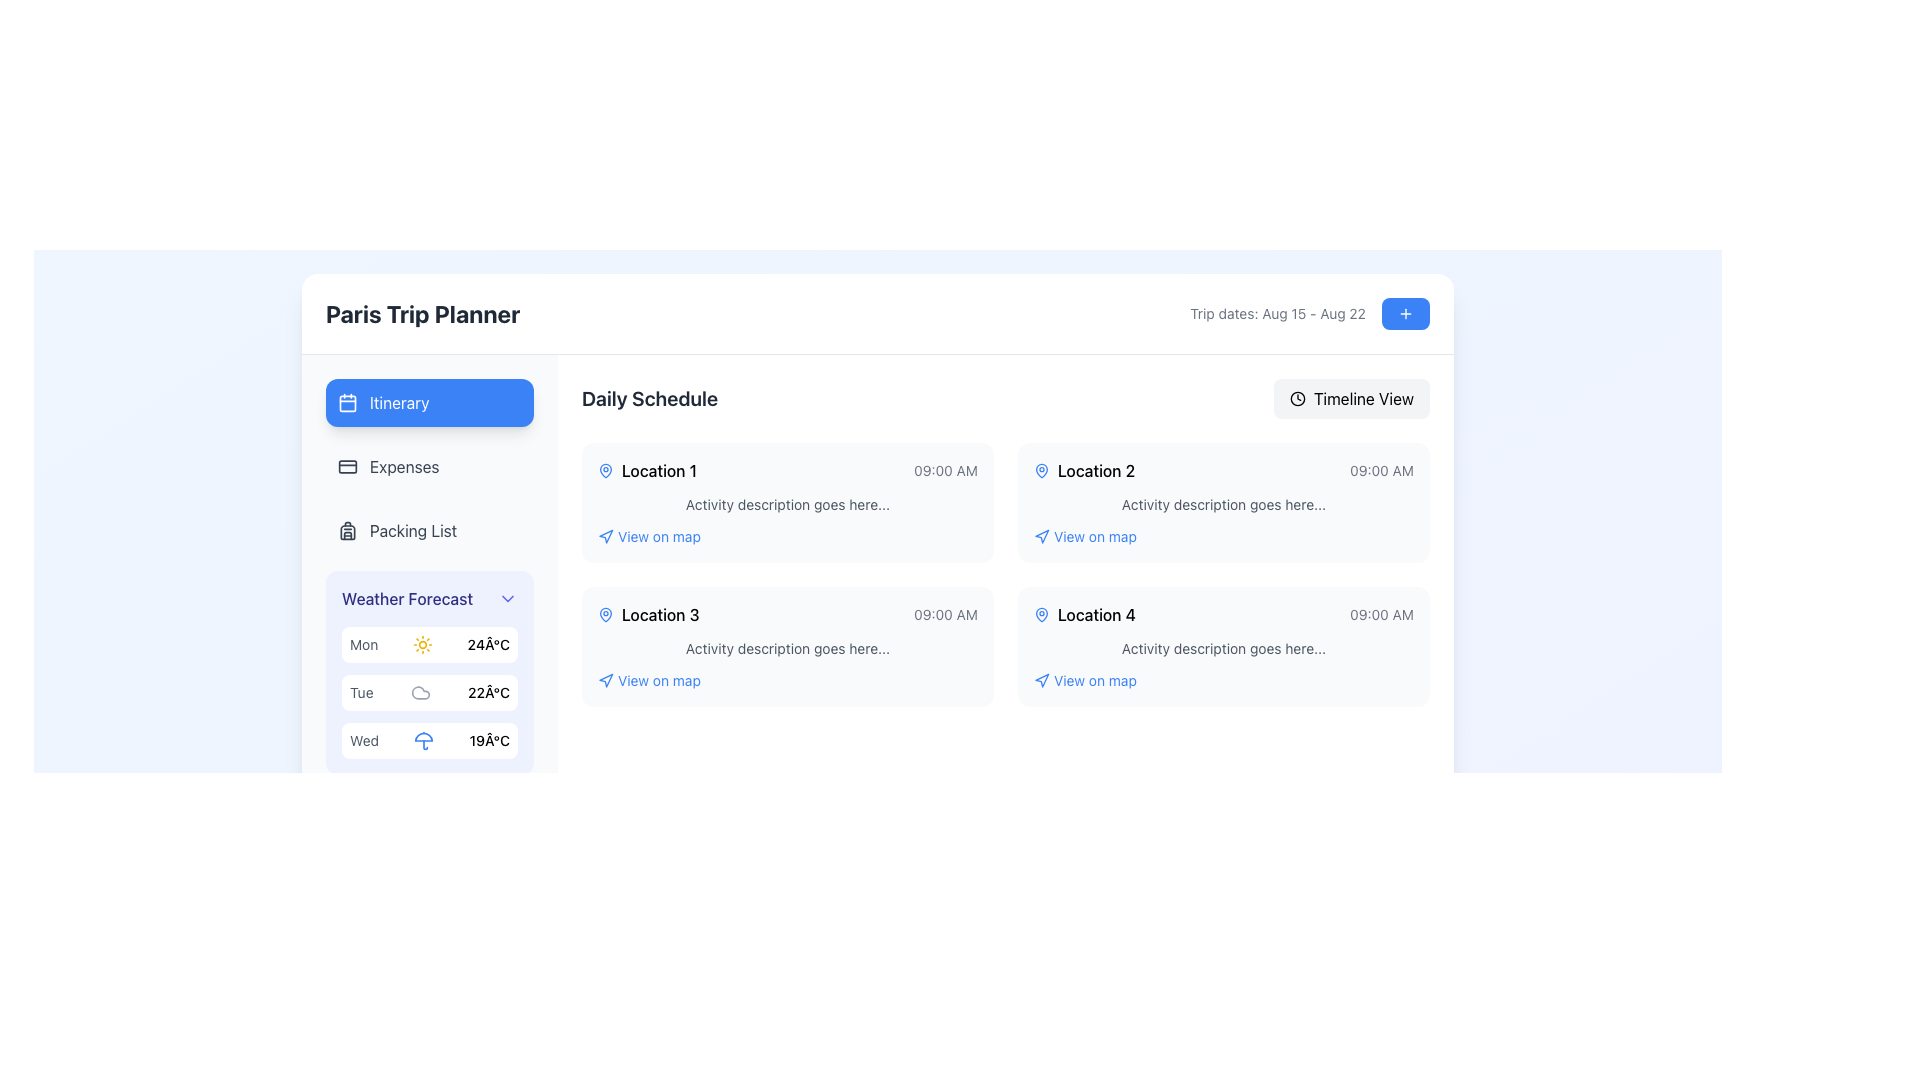 This screenshot has height=1080, width=1920. Describe the element at coordinates (1040, 678) in the screenshot. I see `the upward-pointing blue triangular arrow in the SVG navigation icon` at that location.